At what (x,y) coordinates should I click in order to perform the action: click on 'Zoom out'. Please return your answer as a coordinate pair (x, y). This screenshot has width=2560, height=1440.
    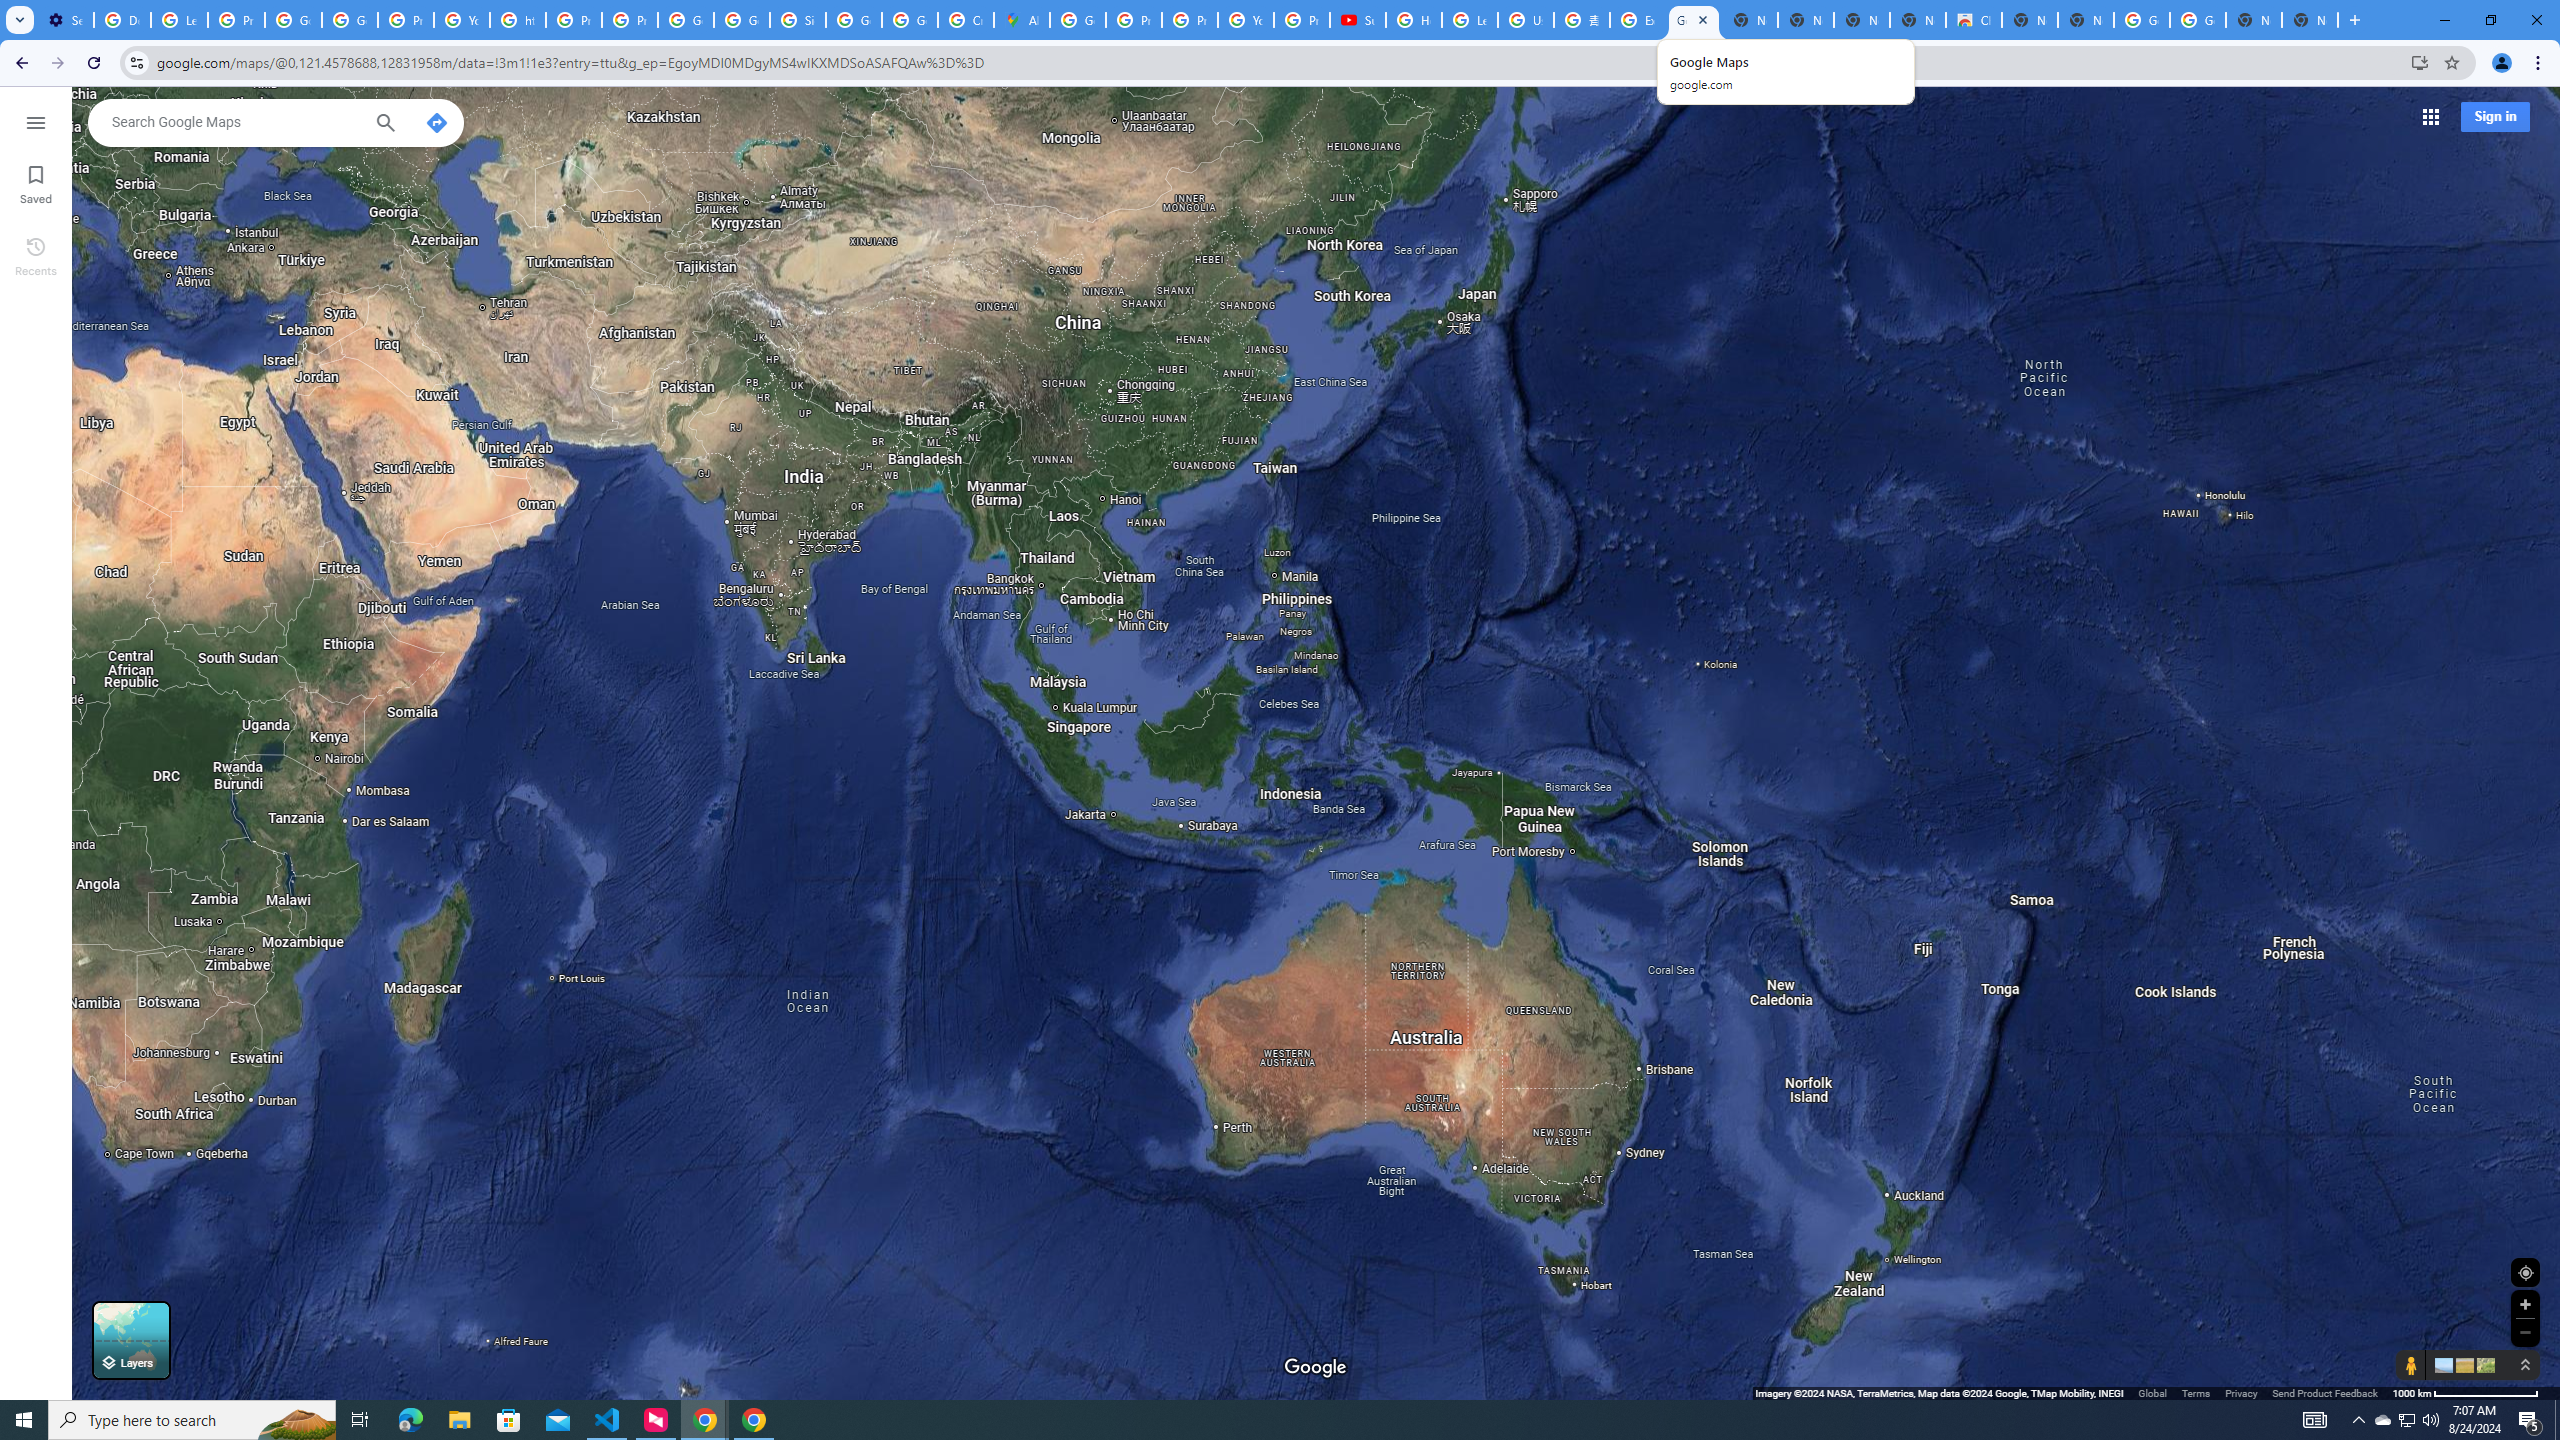
    Looking at the image, I should click on (2524, 1332).